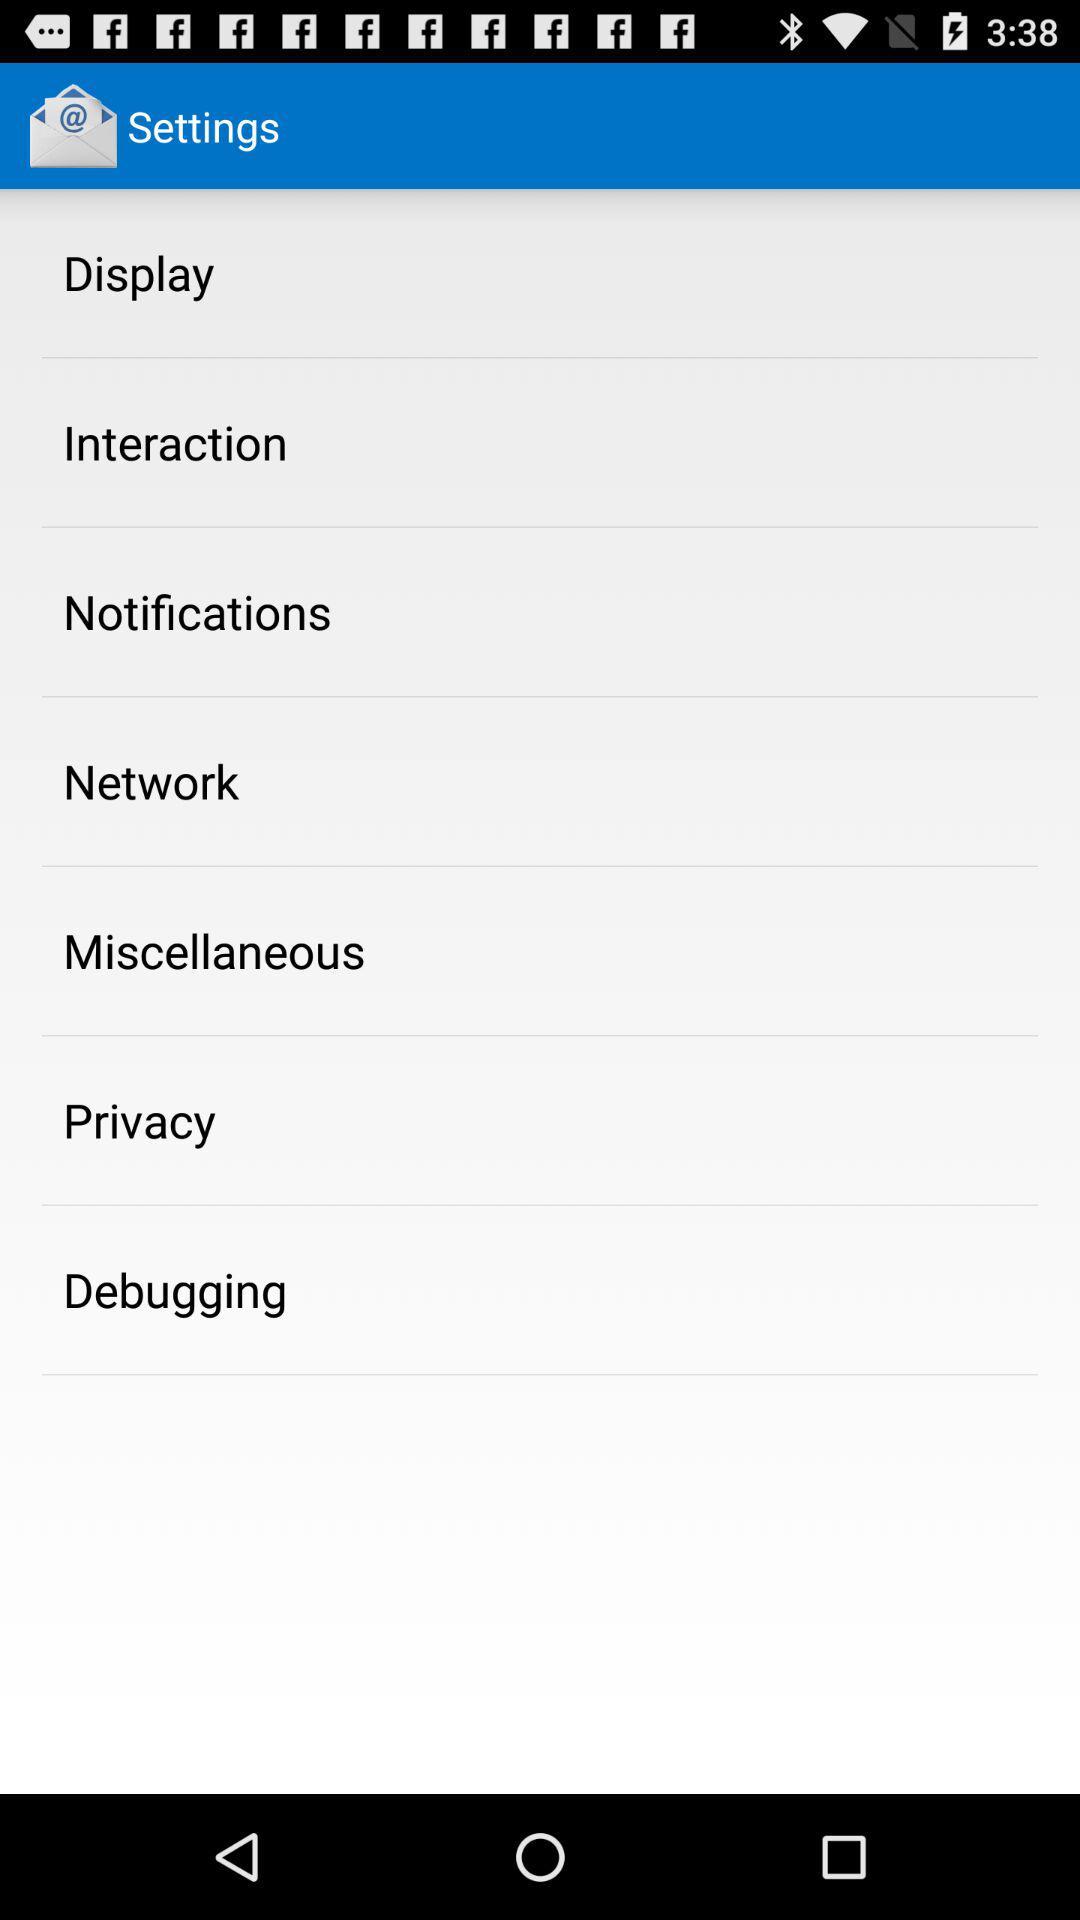  I want to click on the notifications app, so click(197, 610).